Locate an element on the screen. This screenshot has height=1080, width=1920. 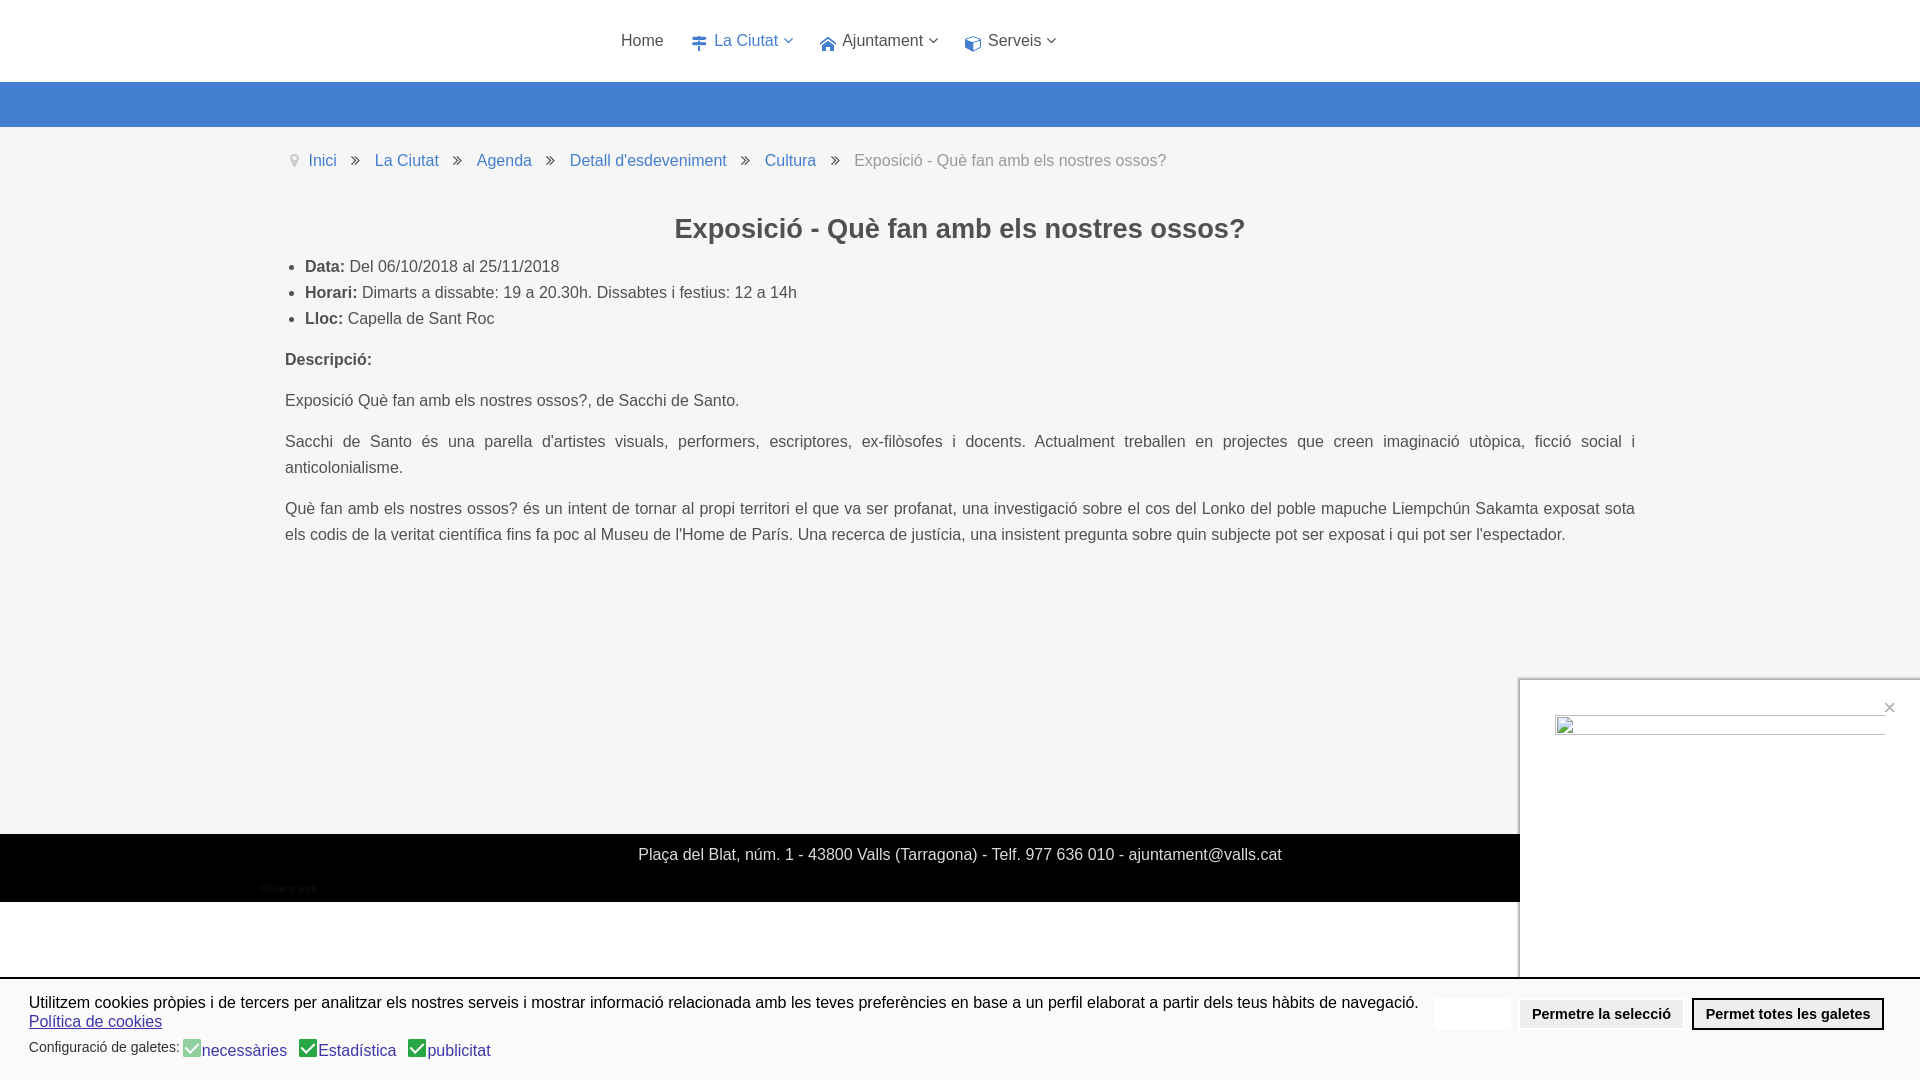
'Serveis' is located at coordinates (1008, 41).